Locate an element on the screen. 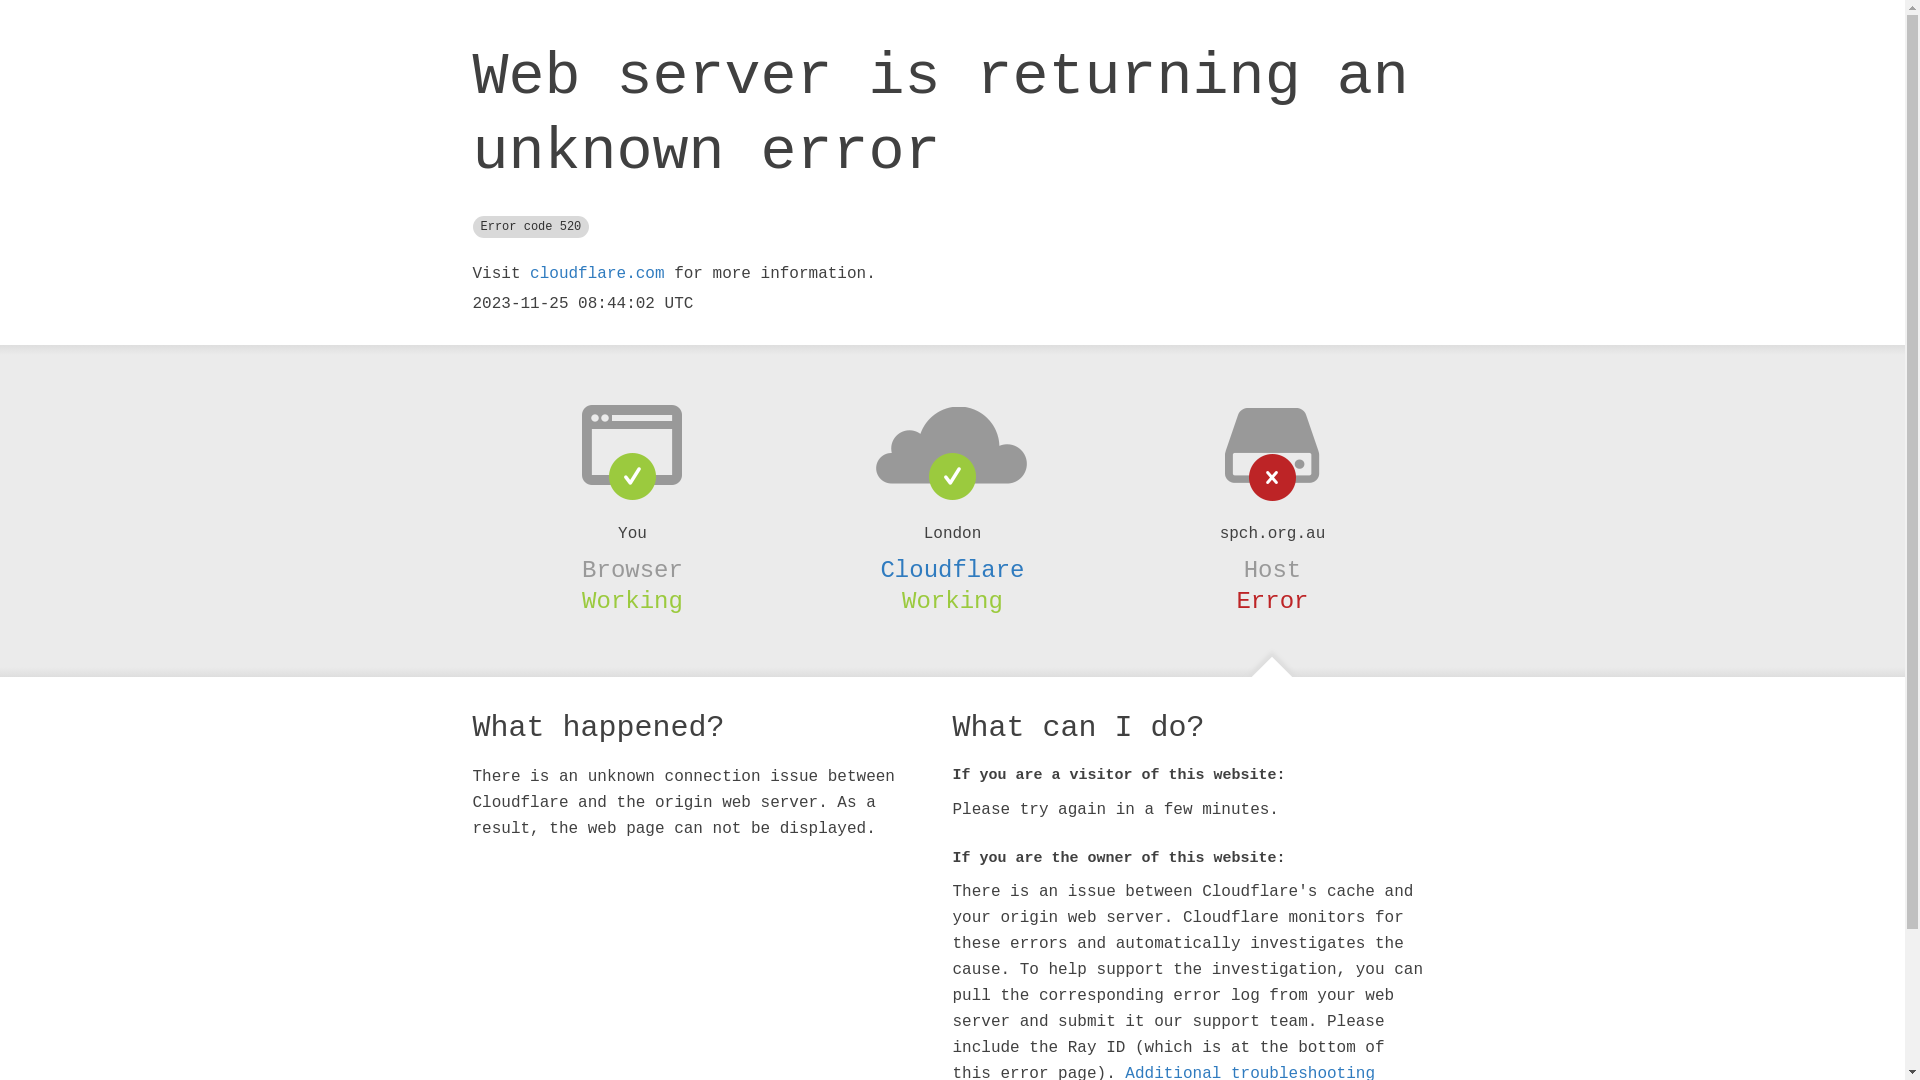  'Cloudflare' is located at coordinates (950, 570).